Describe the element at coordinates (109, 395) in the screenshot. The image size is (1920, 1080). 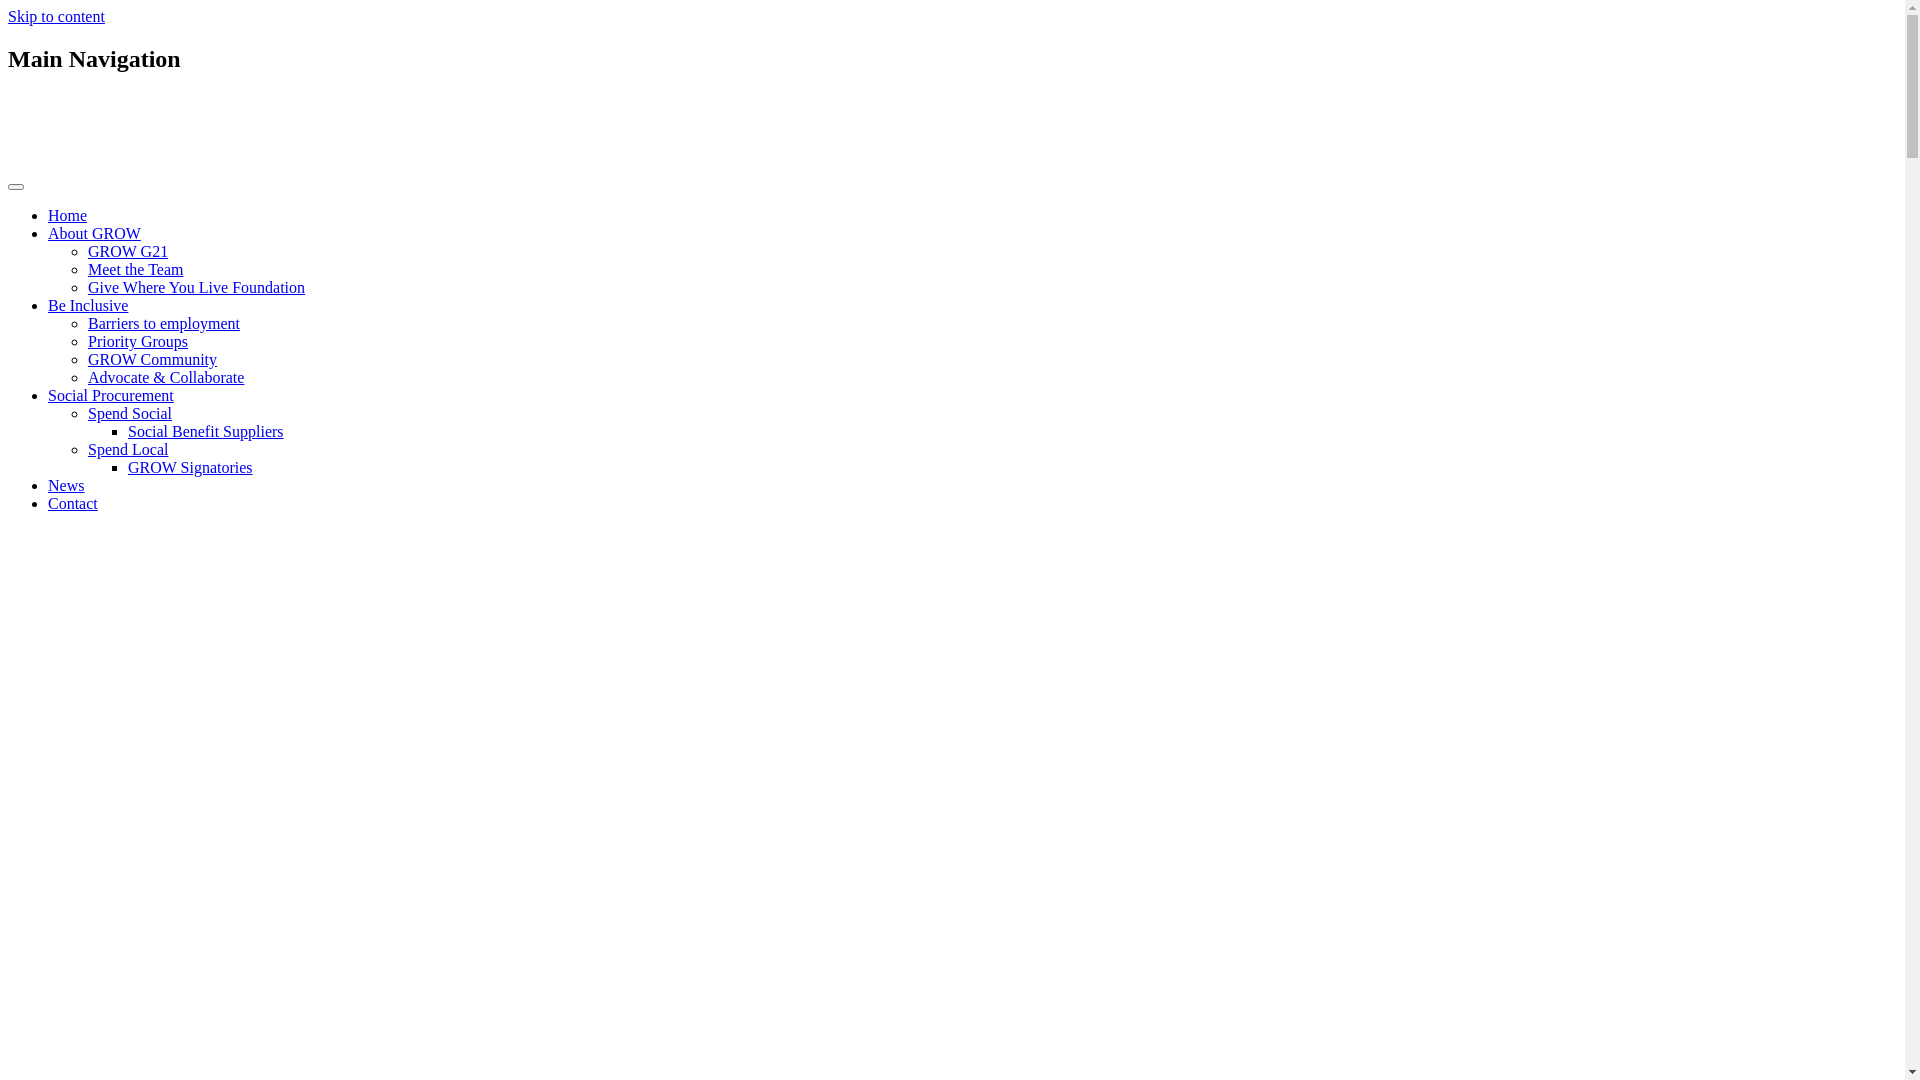
I see `'Social Procurement'` at that location.